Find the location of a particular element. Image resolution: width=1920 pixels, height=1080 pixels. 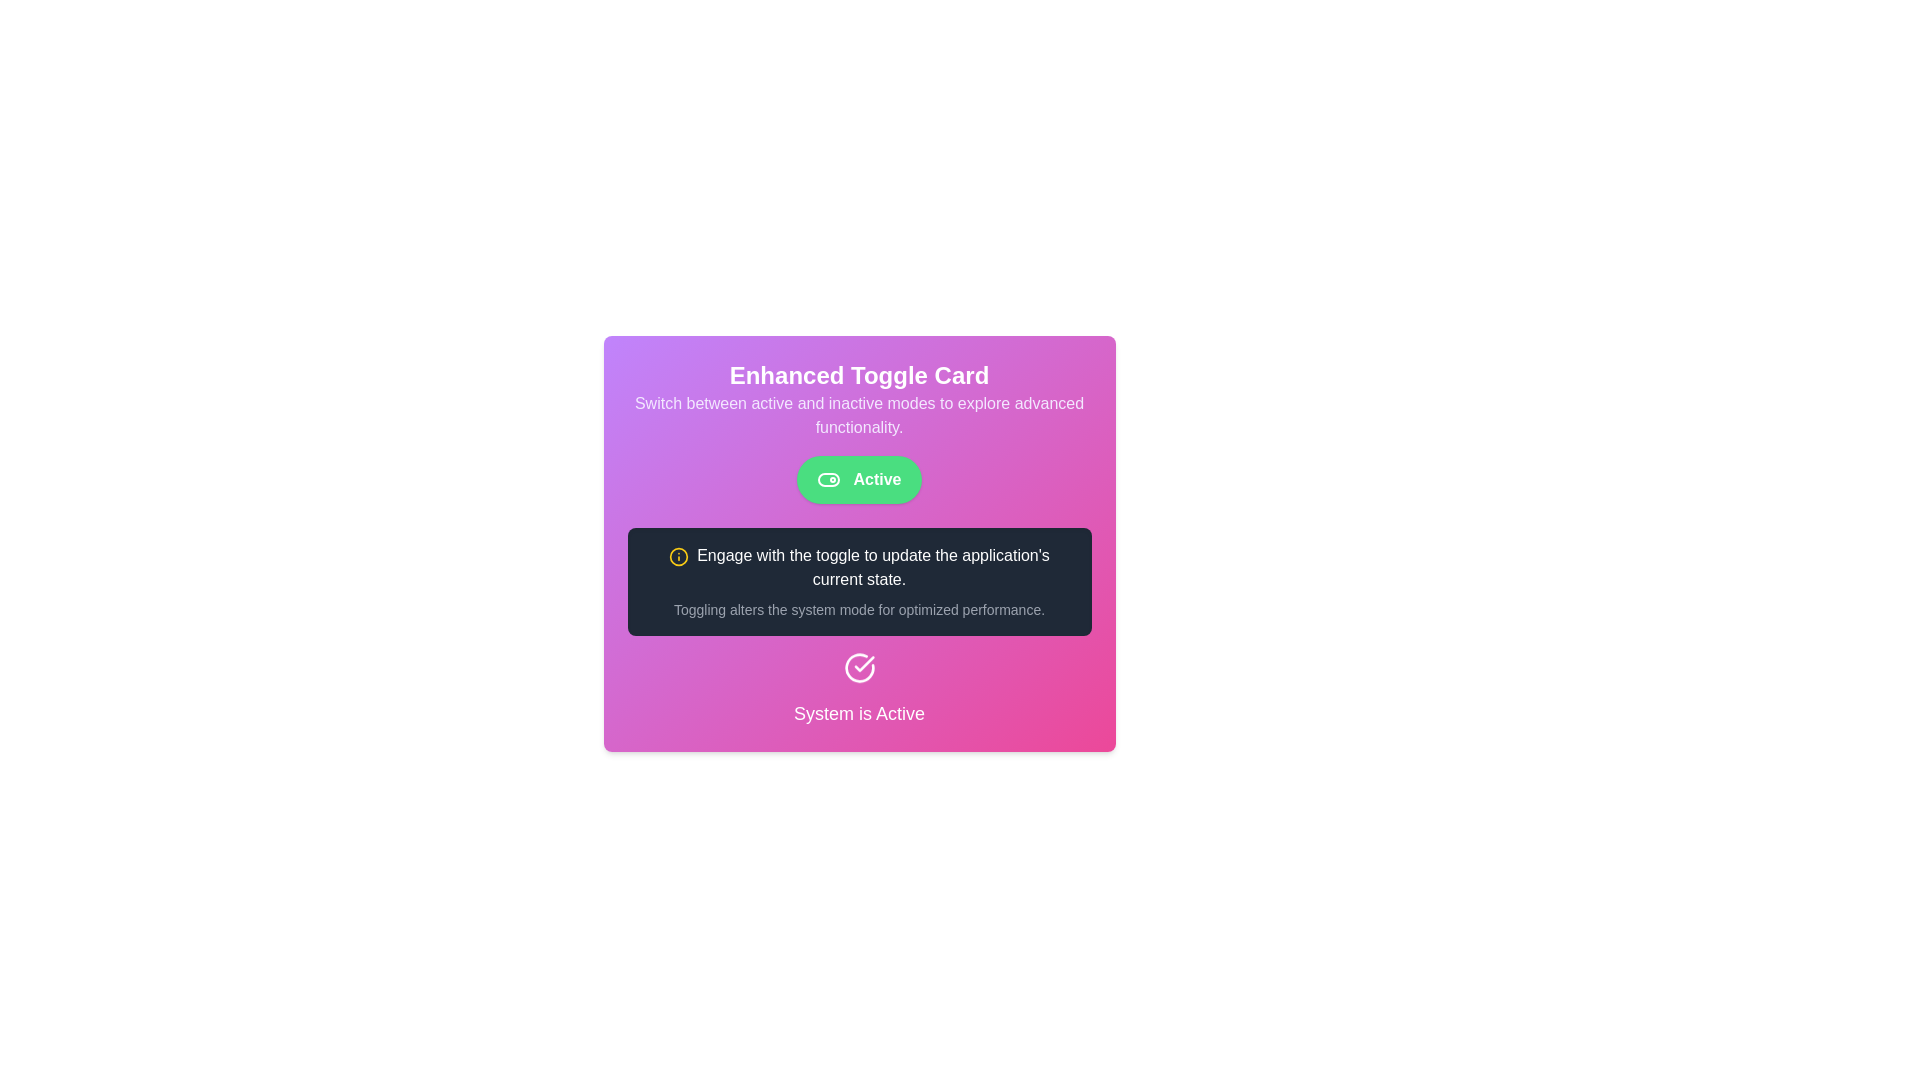

the Static Text Label that states 'System is Active', which is centrally aligned at the bottom of the card interface with a gradient pink background is located at coordinates (859, 712).